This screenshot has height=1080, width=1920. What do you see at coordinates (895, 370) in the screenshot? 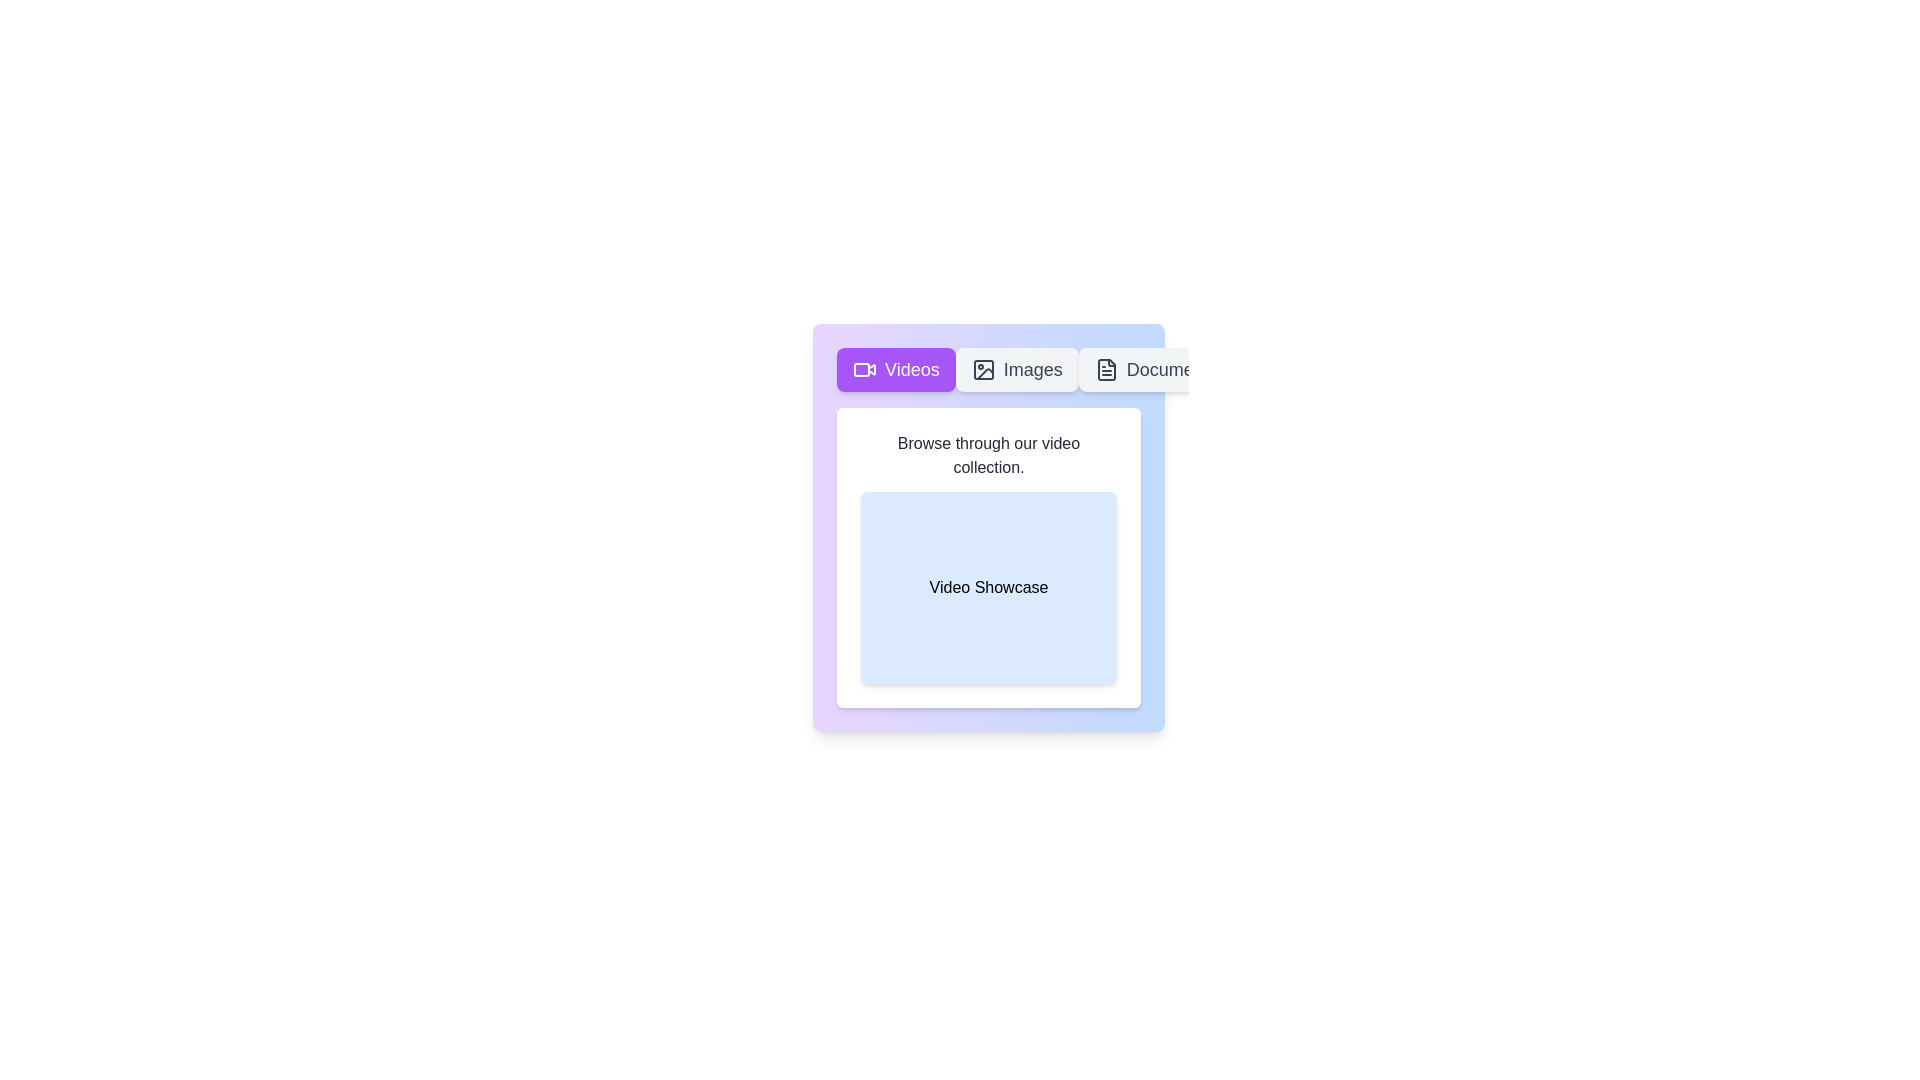
I see `the 'Videos' button with a purple background and white text` at bounding box center [895, 370].